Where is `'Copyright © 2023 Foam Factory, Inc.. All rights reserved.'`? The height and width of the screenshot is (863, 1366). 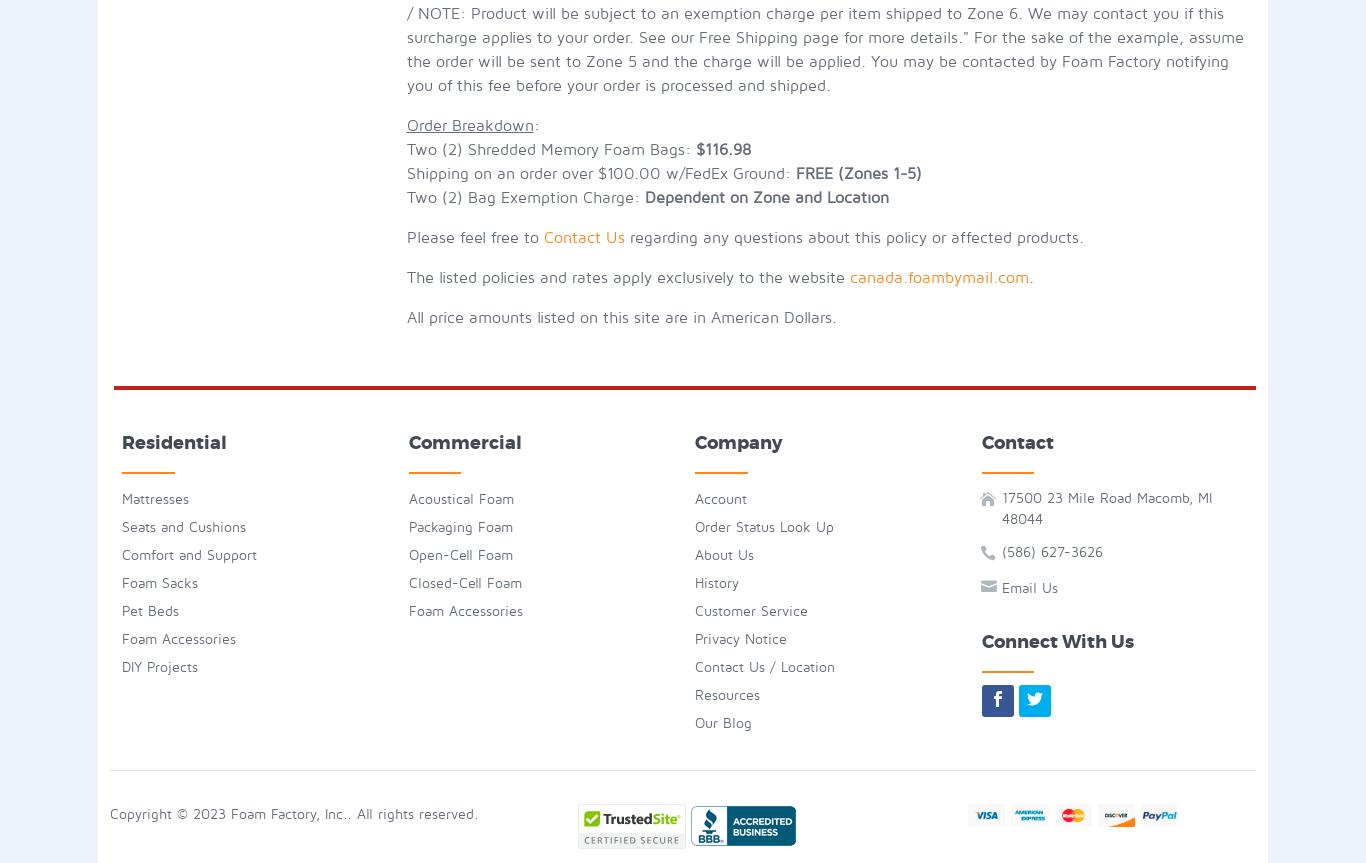
'Copyright © 2023 Foam Factory, Inc.. All rights reserved.' is located at coordinates (294, 812).